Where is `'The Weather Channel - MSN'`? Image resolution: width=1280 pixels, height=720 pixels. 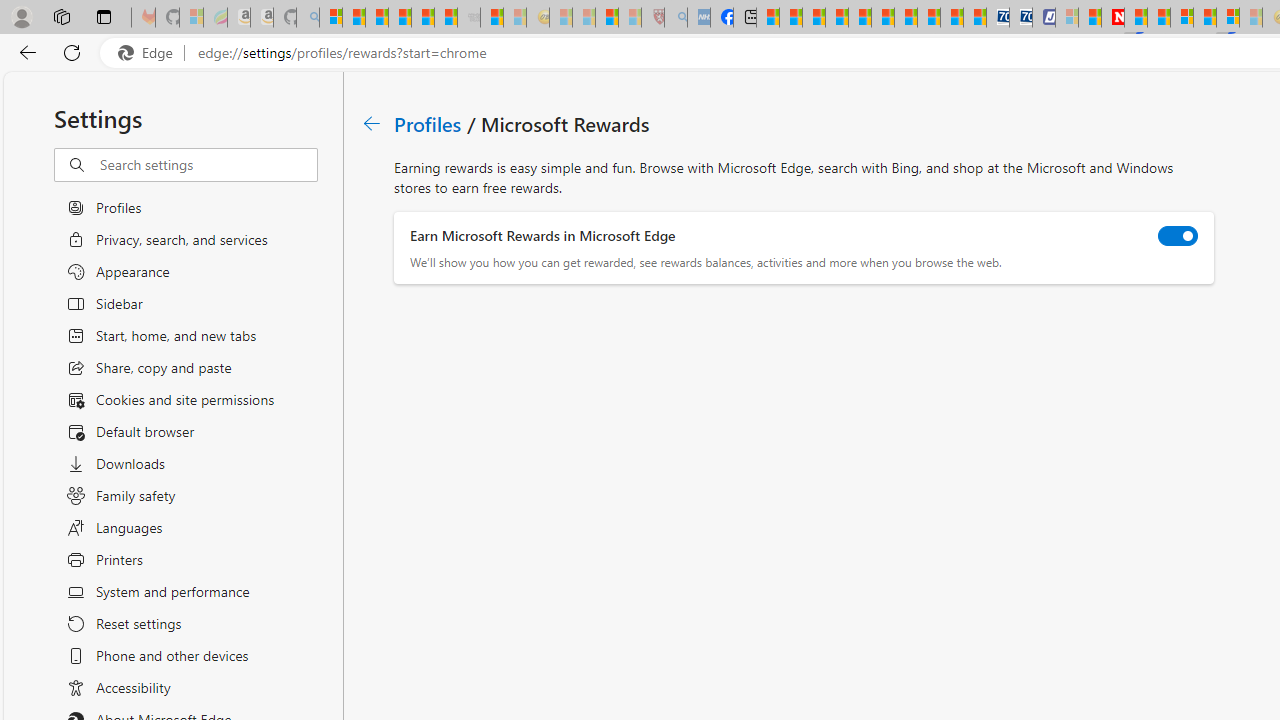
'The Weather Channel - MSN' is located at coordinates (376, 17).